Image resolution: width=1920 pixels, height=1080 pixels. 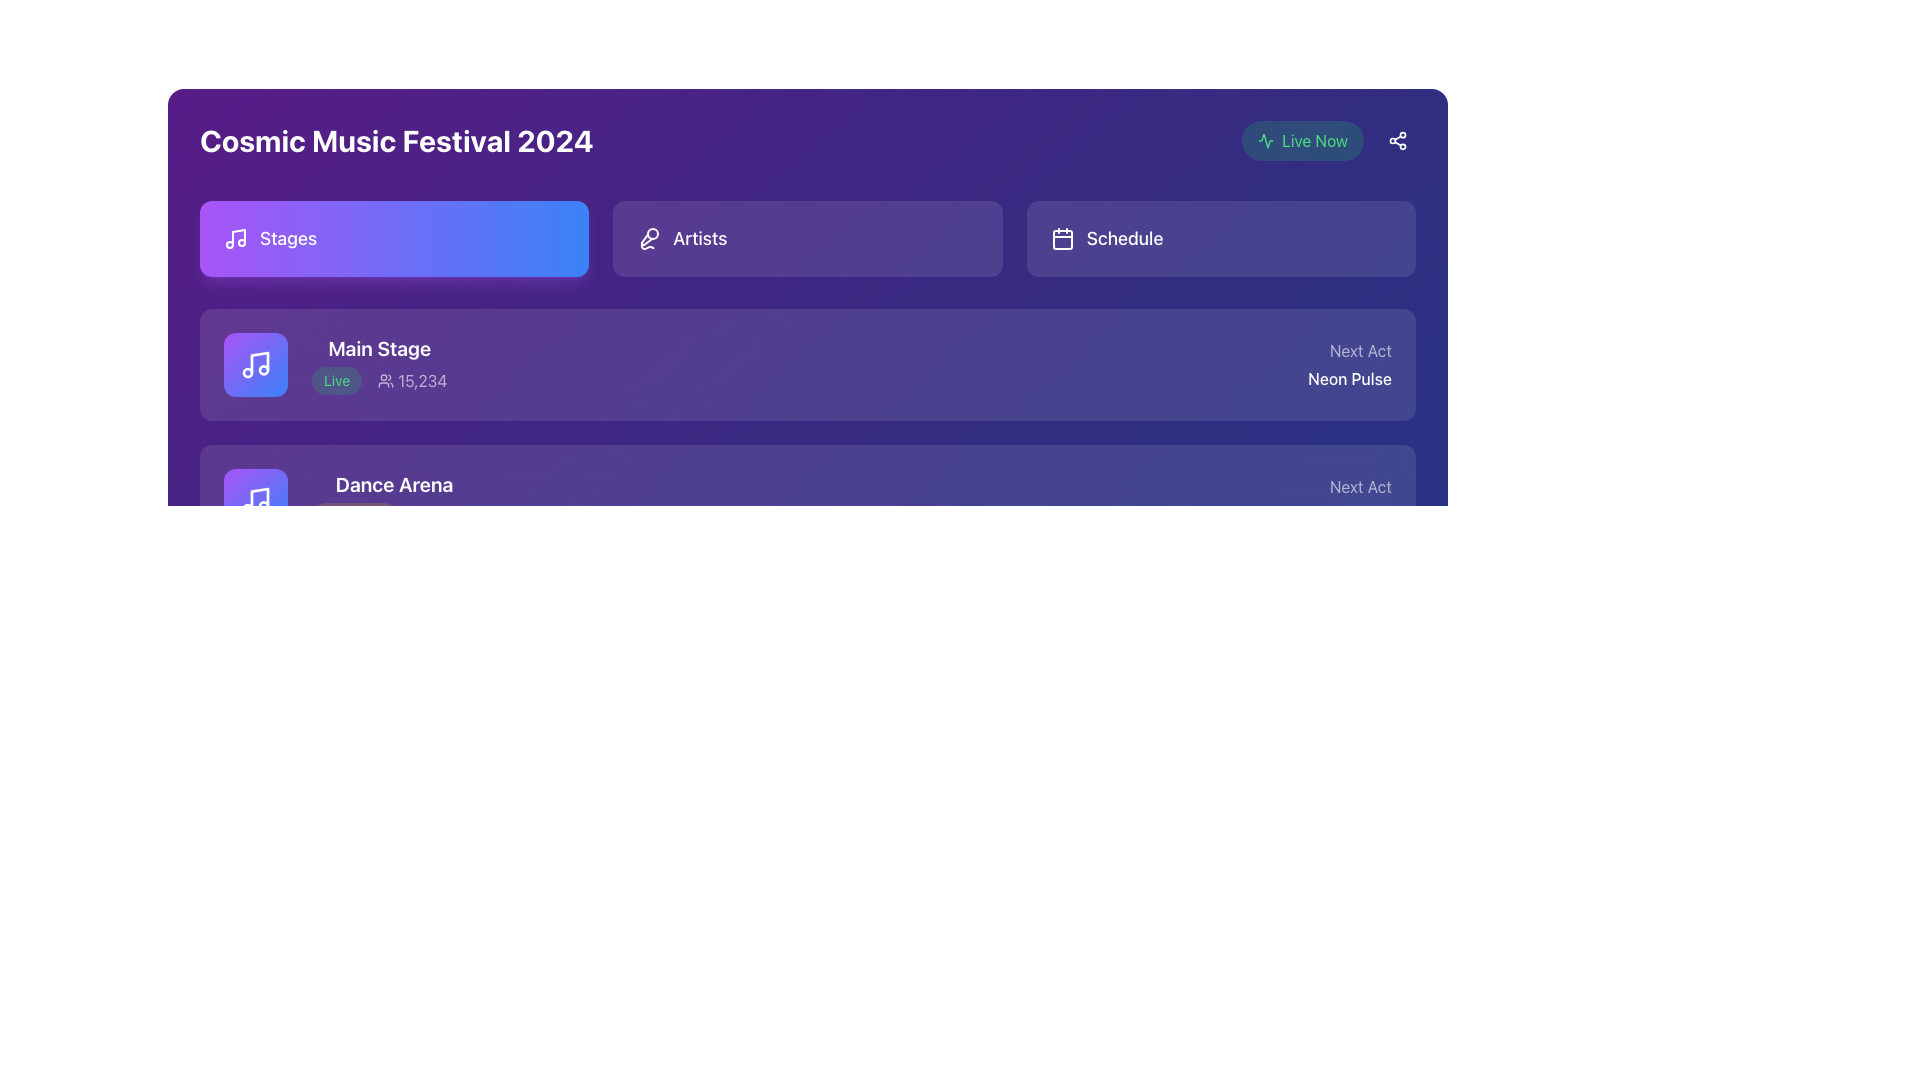 I want to click on the textual display element that shows 'Next Act' in light gray and 'Neon Pulse' in bold white, located at the top right of the 'Main Stage' section, so click(x=1350, y=365).